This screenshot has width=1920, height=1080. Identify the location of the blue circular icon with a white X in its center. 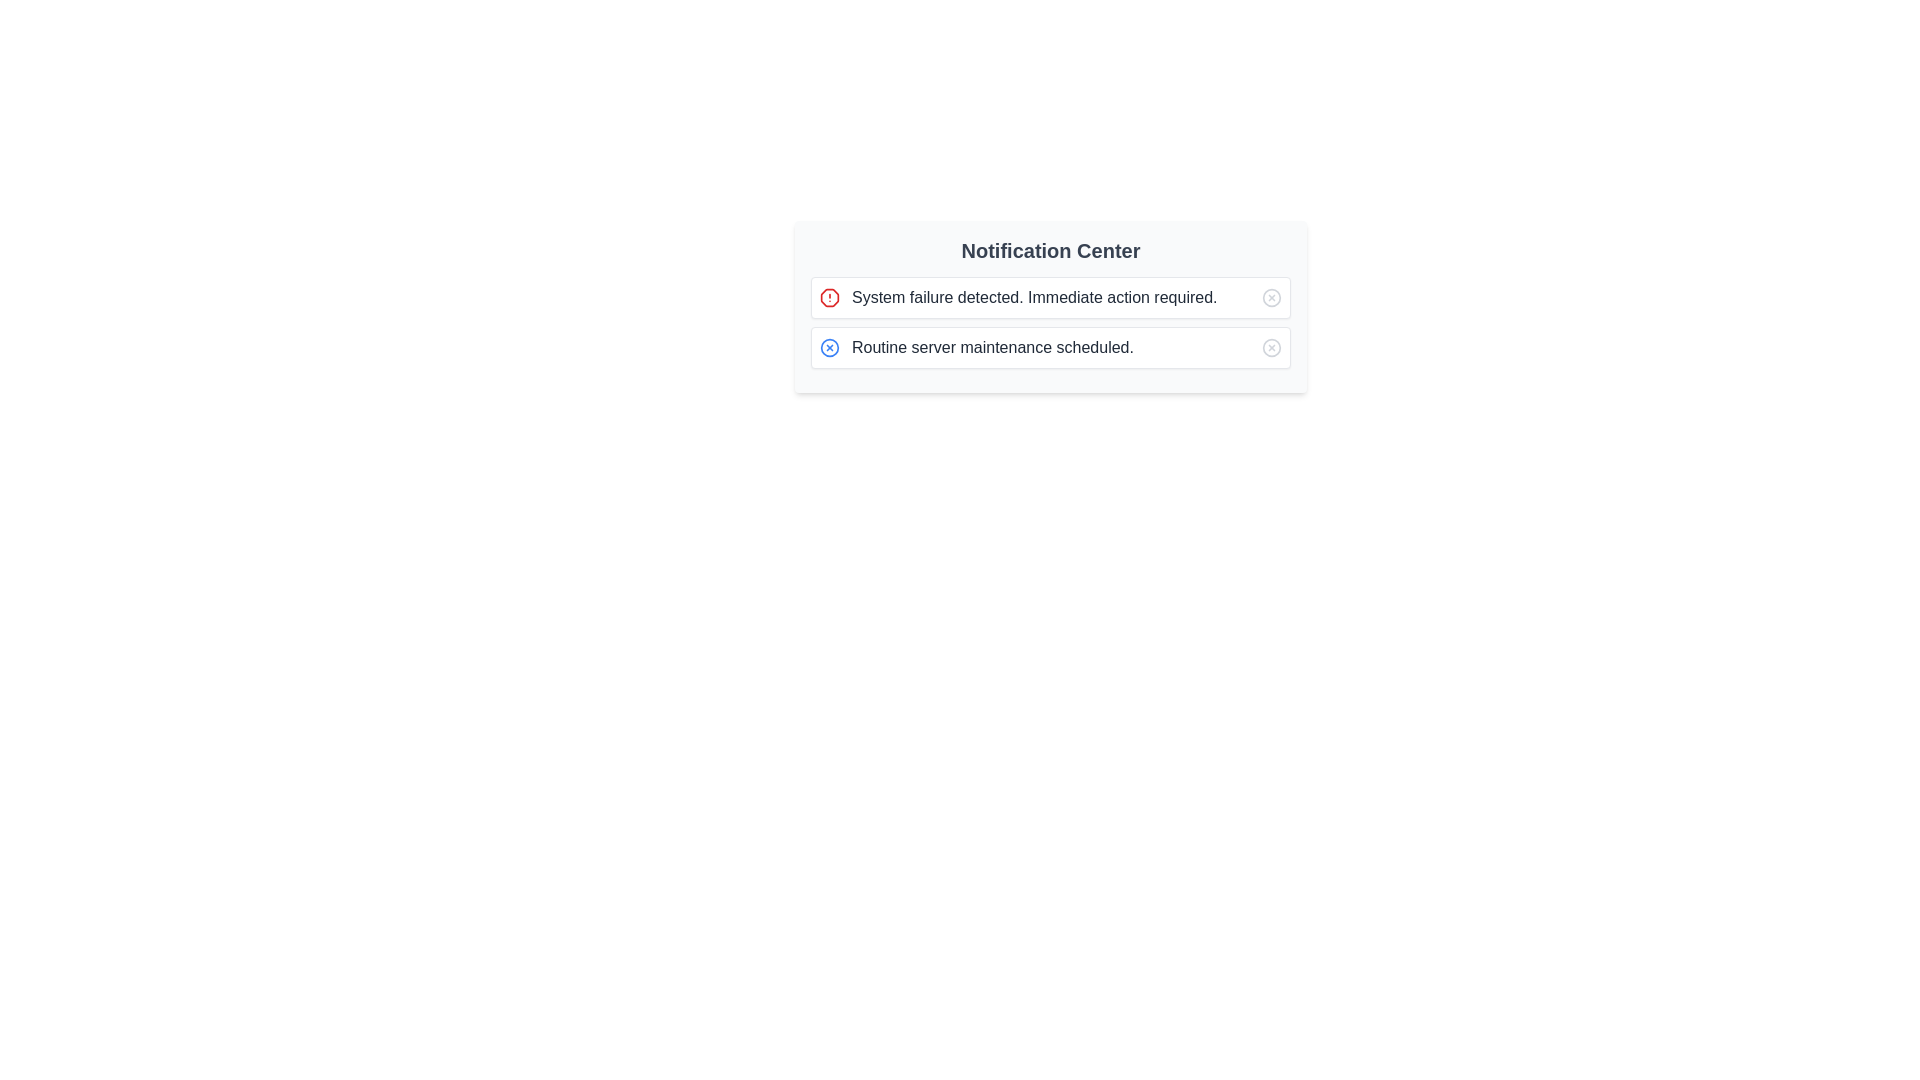
(830, 346).